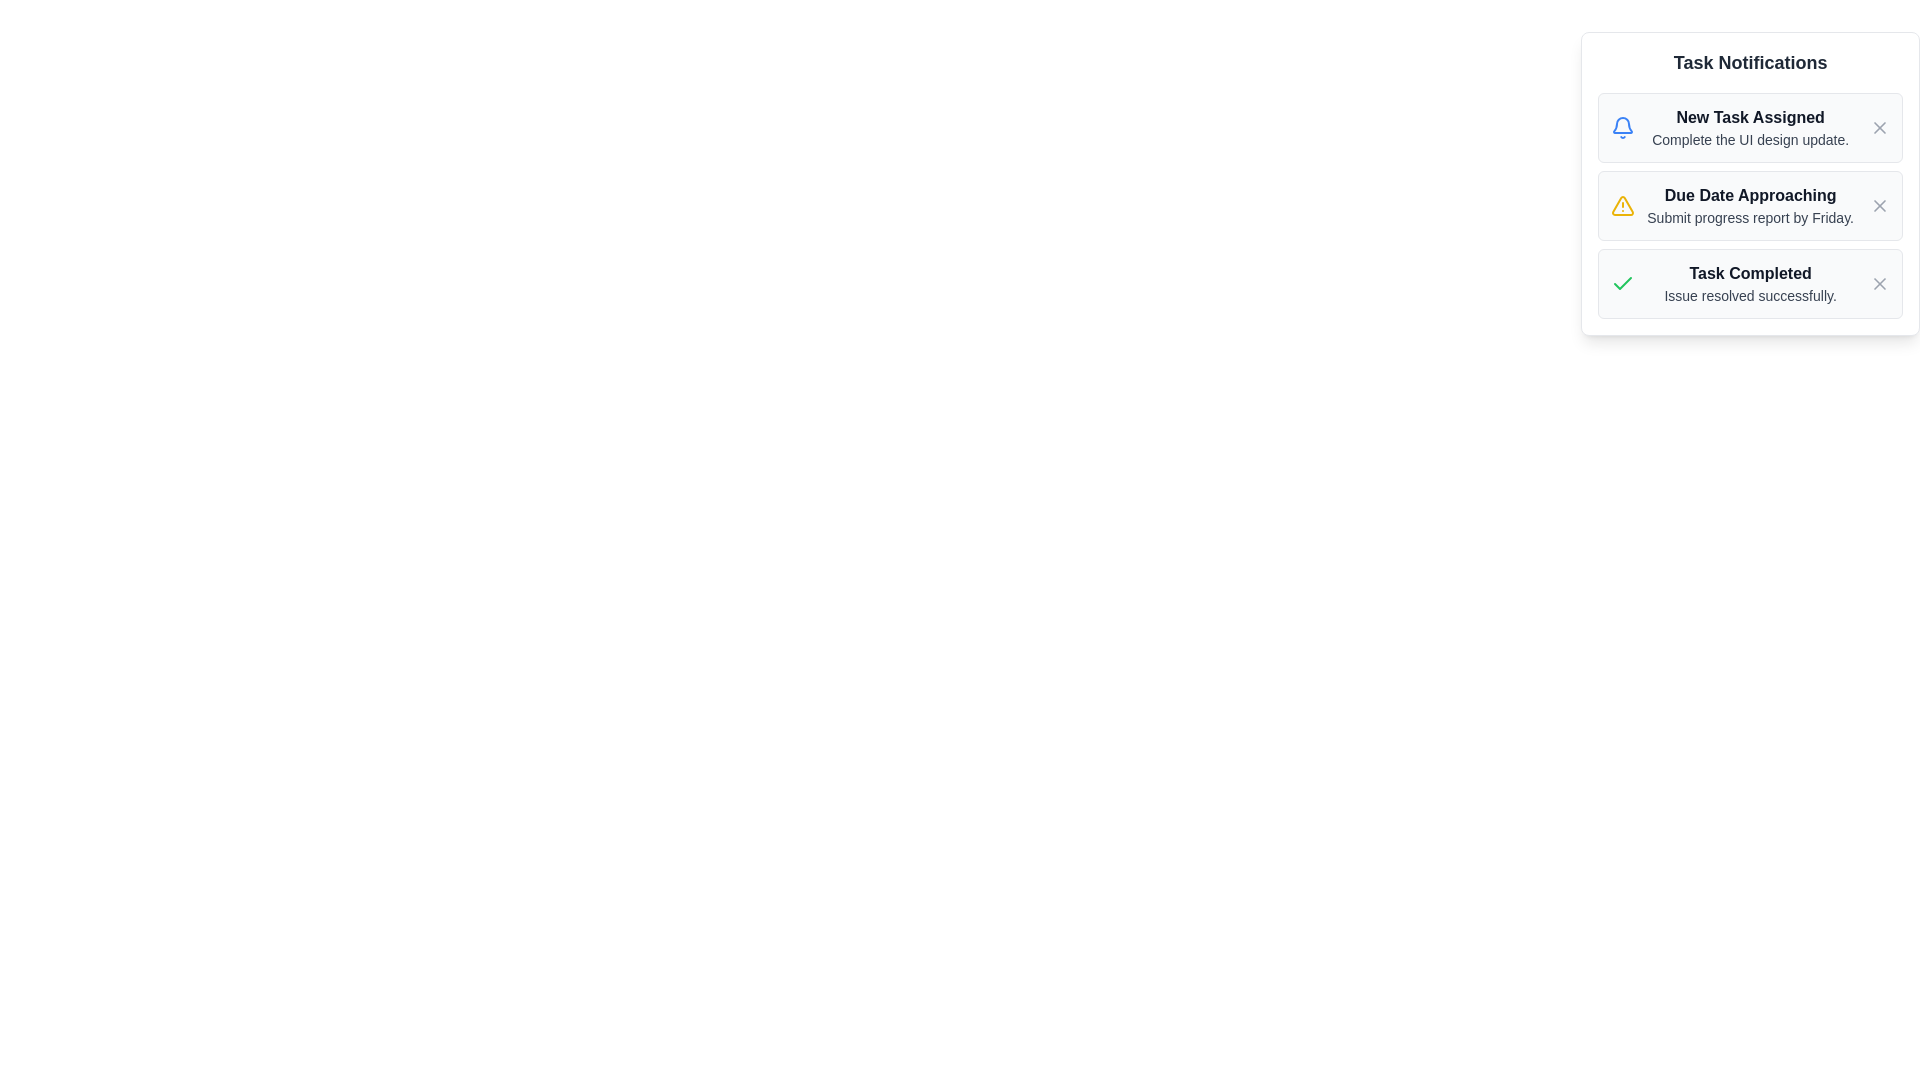 The height and width of the screenshot is (1080, 1920). Describe the element at coordinates (1623, 125) in the screenshot. I see `the bottom flared portion of the bell icon, which is part of a vector graphic functioning as a notification indicator` at that location.